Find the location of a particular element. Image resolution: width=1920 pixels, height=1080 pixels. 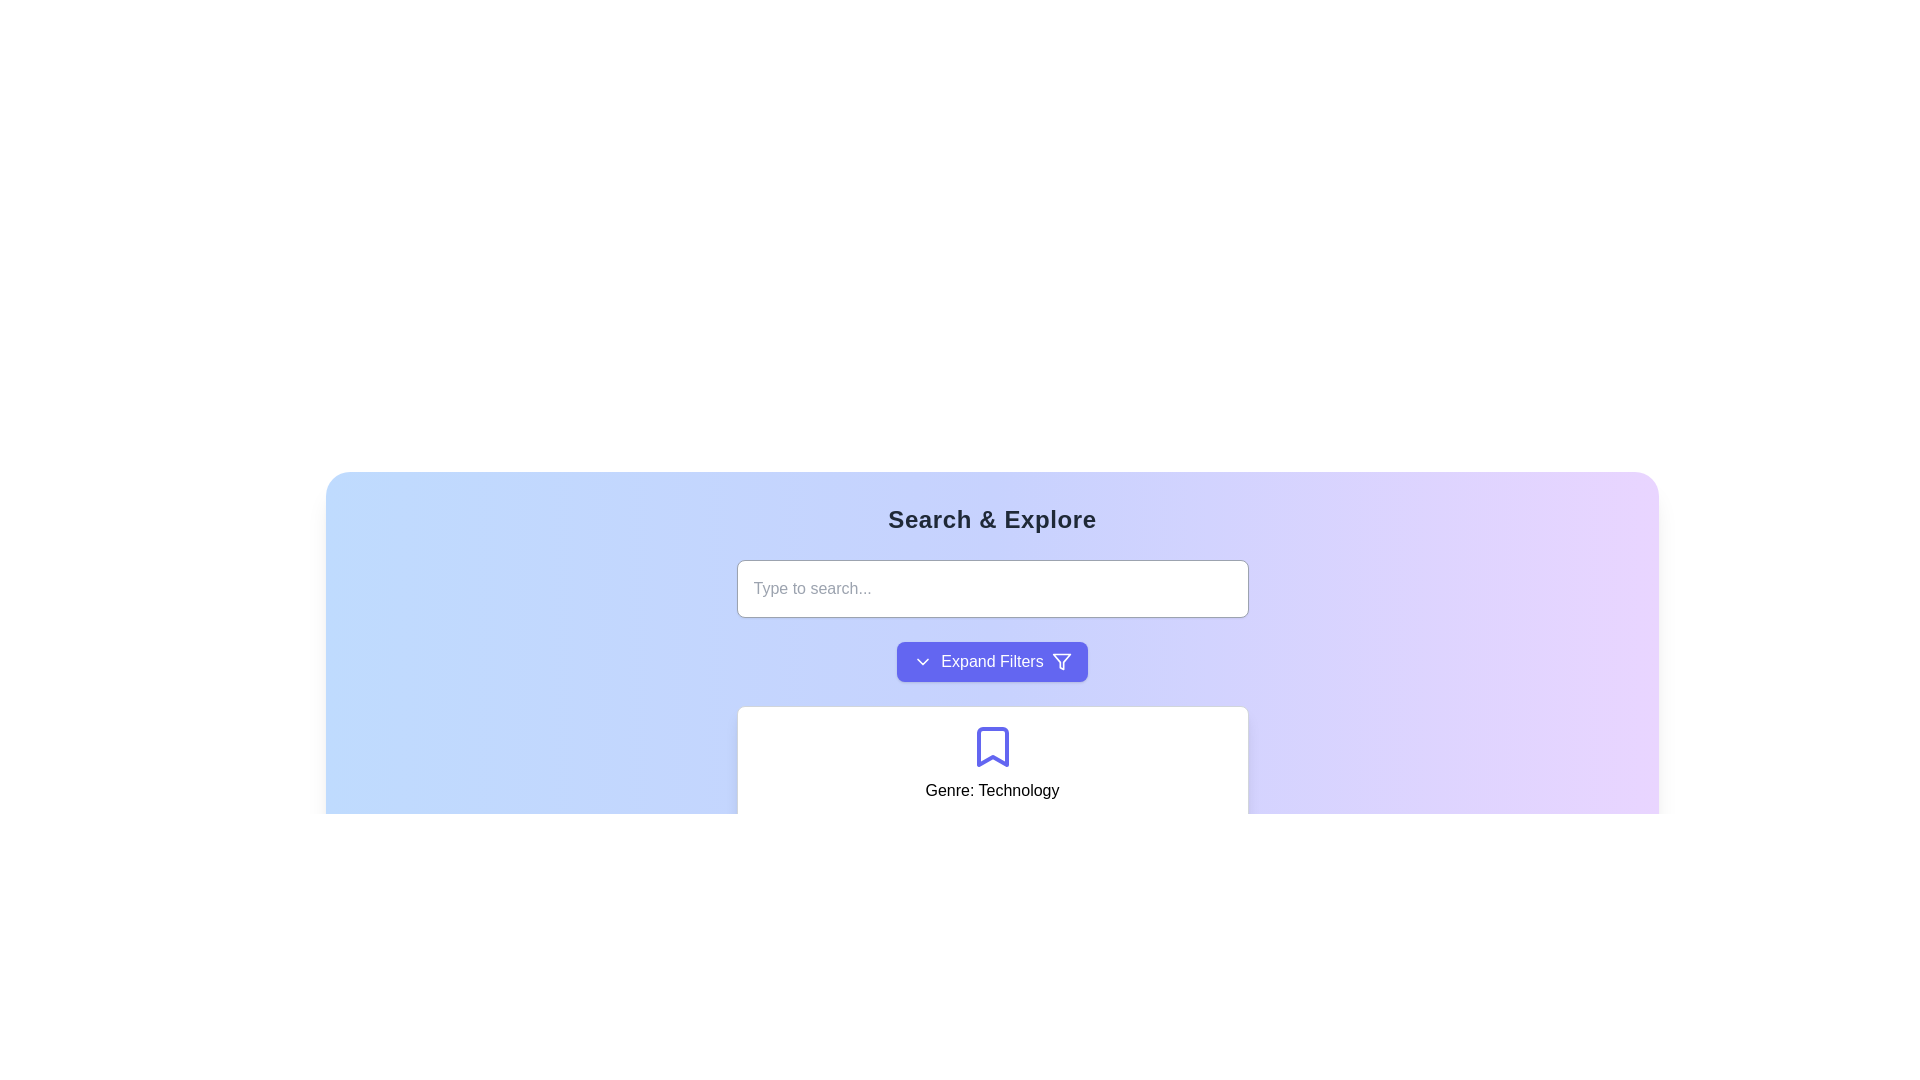

the filtering function icon located to the left of the 'Expand Filters' button text label is located at coordinates (1060, 662).